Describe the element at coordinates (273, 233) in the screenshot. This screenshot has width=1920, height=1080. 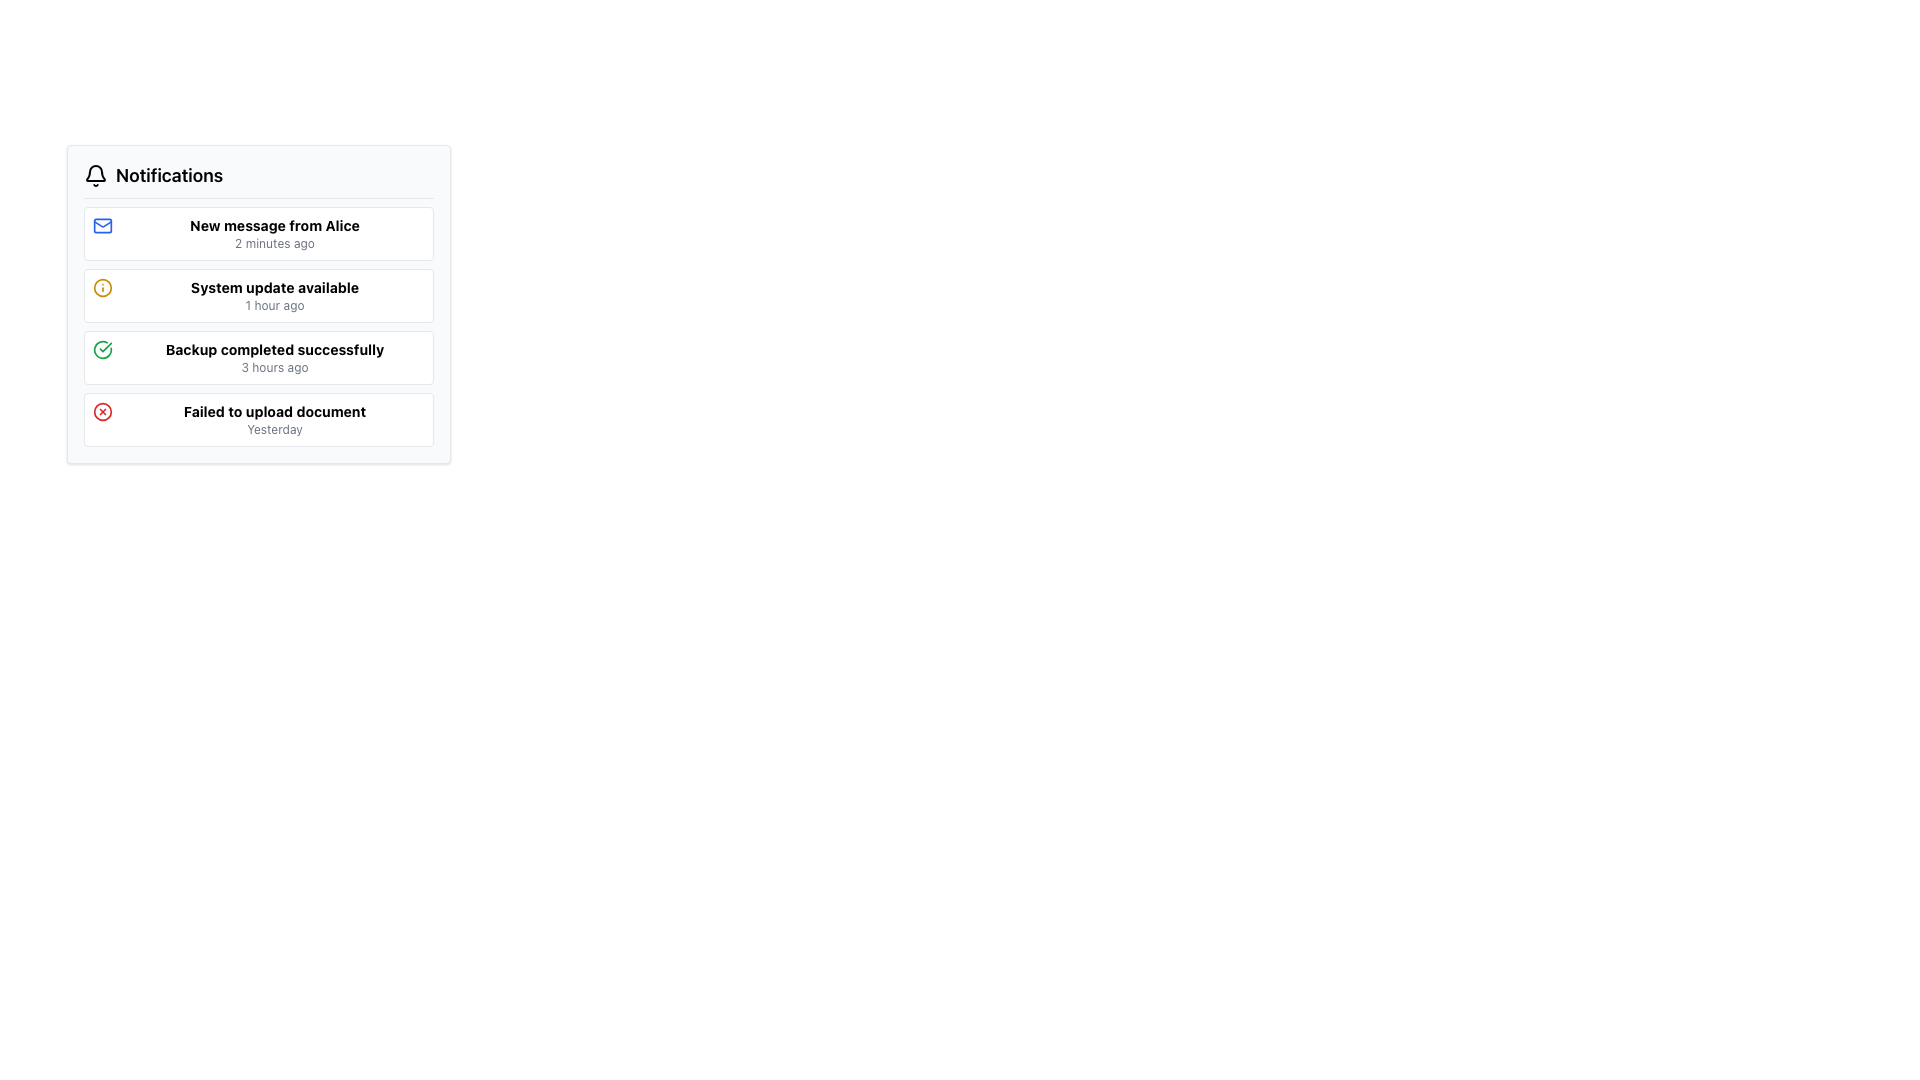
I see `the Notification item displaying 'New message from Alice' located at the top of the notification panel, which features an envelope icon to its left` at that location.